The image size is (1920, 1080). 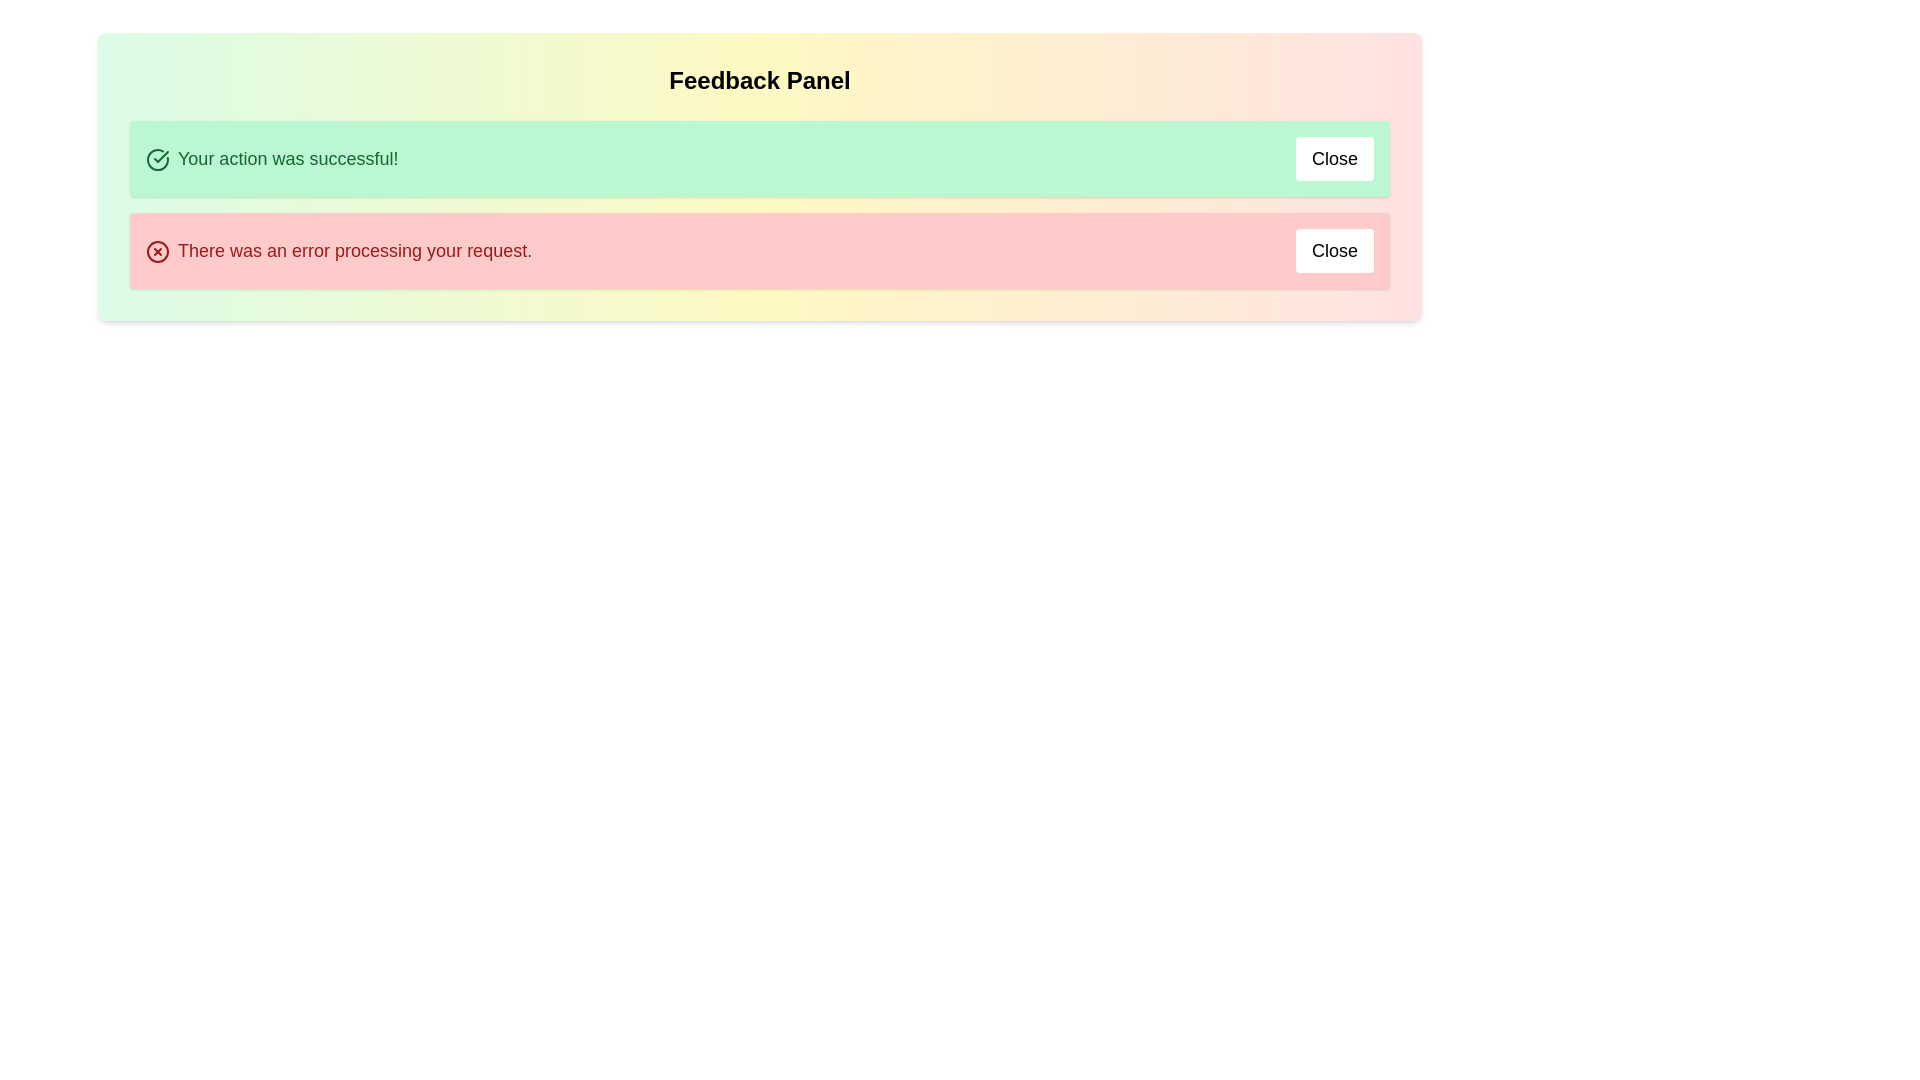 I want to click on the error icon located at the leftmost side of the red notification bar, which indicates an issue related to the message 'There was an error processing your request.', so click(x=157, y=250).